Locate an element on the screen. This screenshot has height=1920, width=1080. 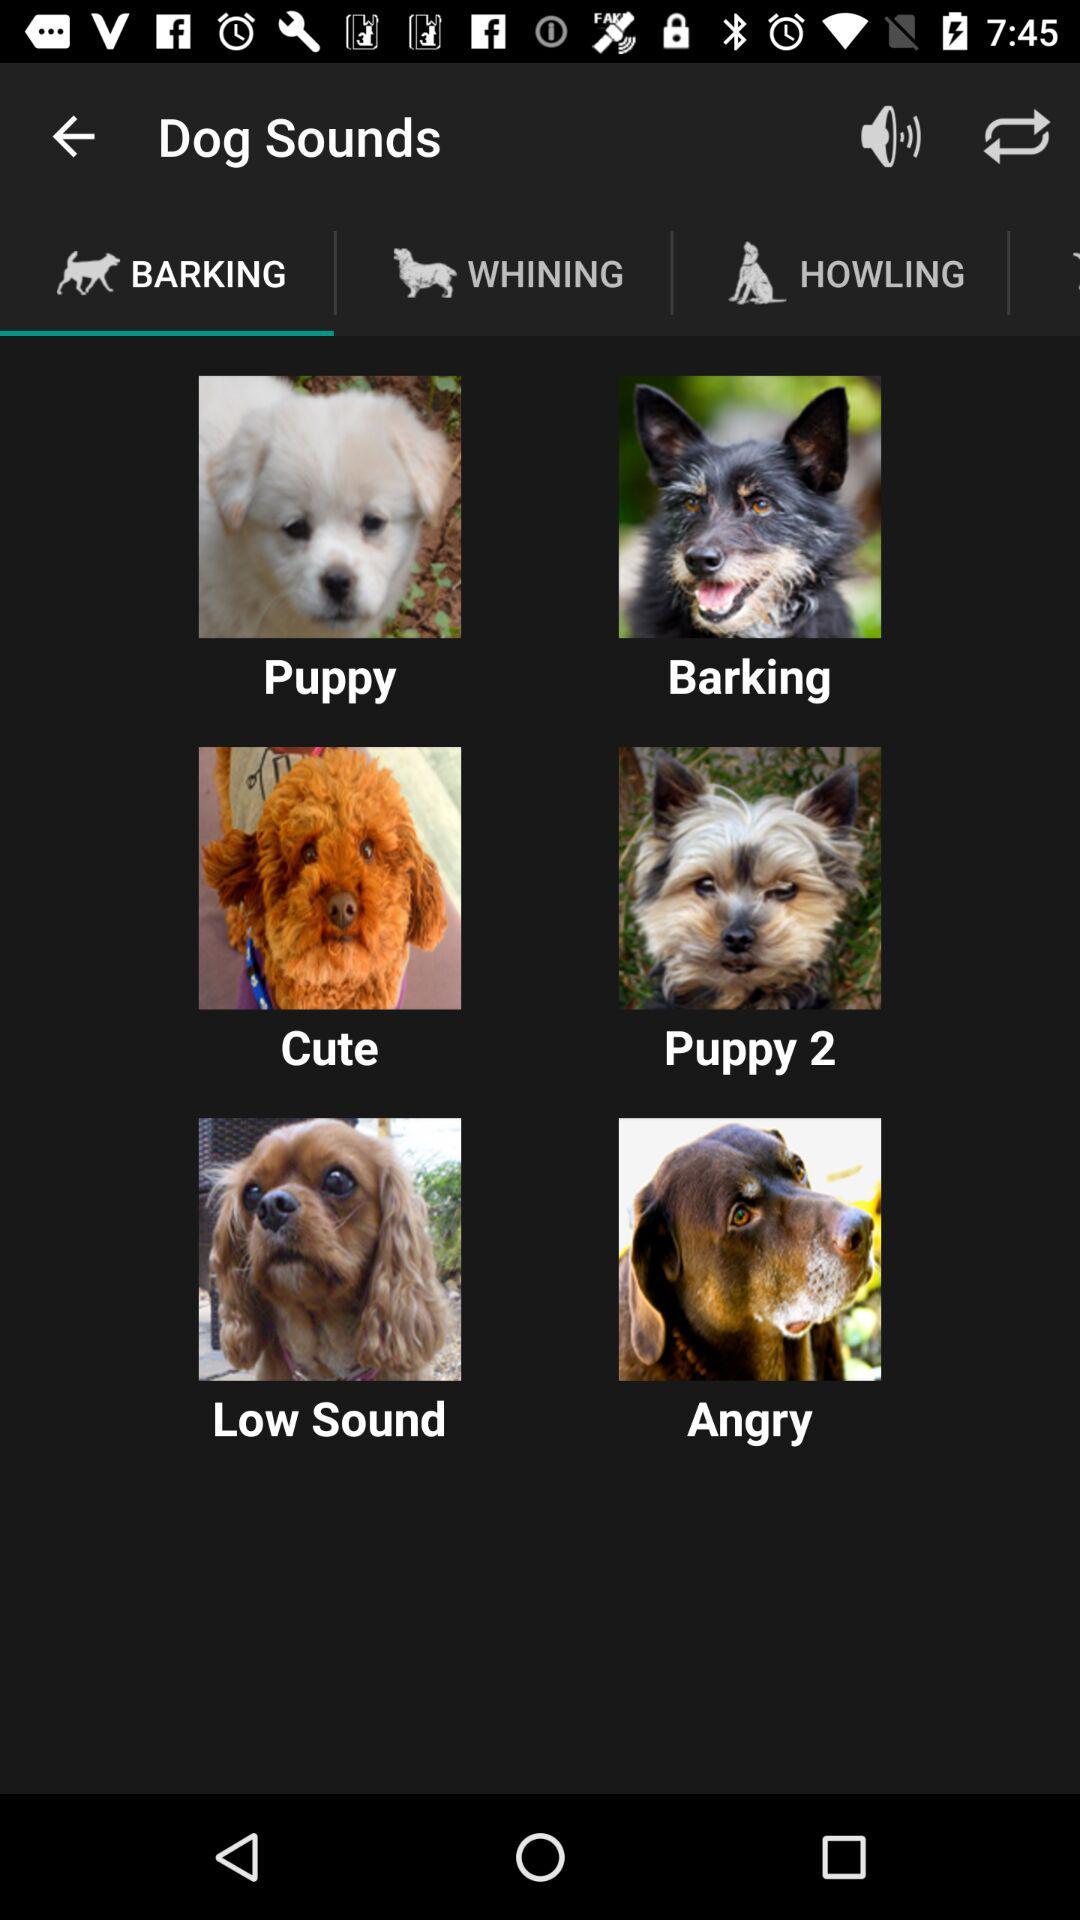
loop is located at coordinates (1017, 135).